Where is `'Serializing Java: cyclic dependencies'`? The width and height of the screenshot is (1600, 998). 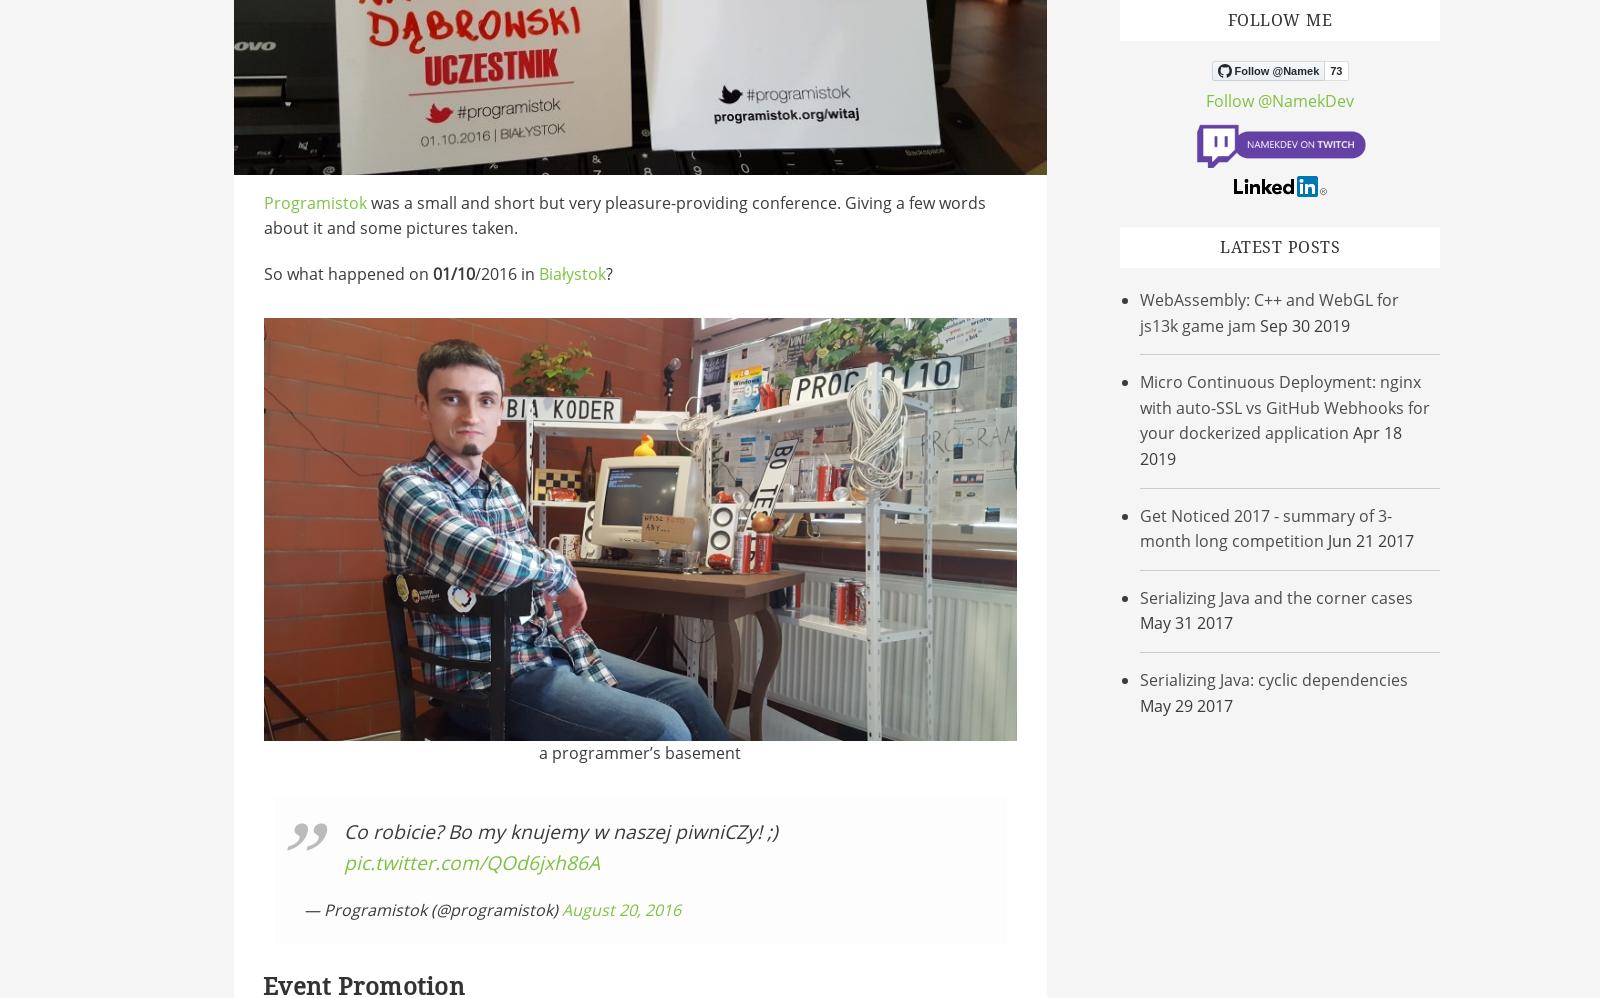 'Serializing Java: cyclic dependencies' is located at coordinates (1273, 678).